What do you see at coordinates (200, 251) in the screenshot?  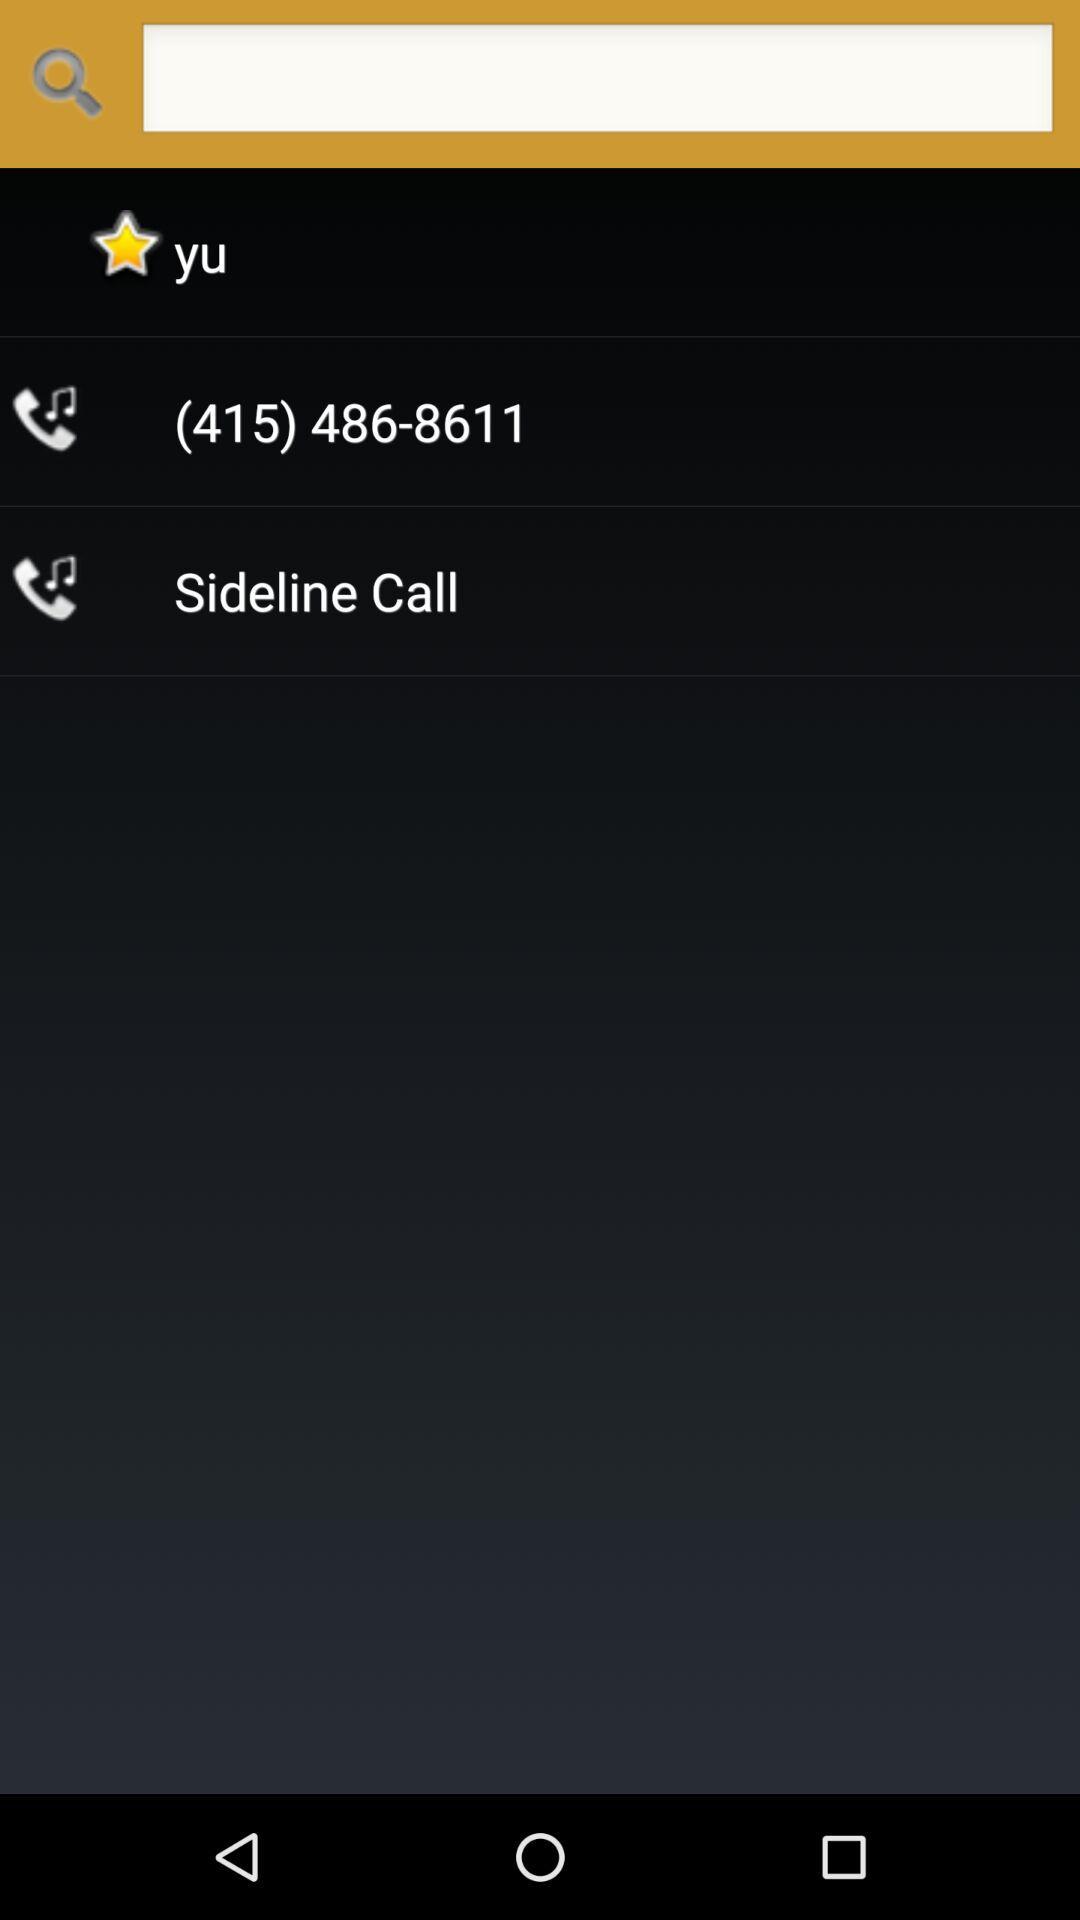 I see `yu app` at bounding box center [200, 251].